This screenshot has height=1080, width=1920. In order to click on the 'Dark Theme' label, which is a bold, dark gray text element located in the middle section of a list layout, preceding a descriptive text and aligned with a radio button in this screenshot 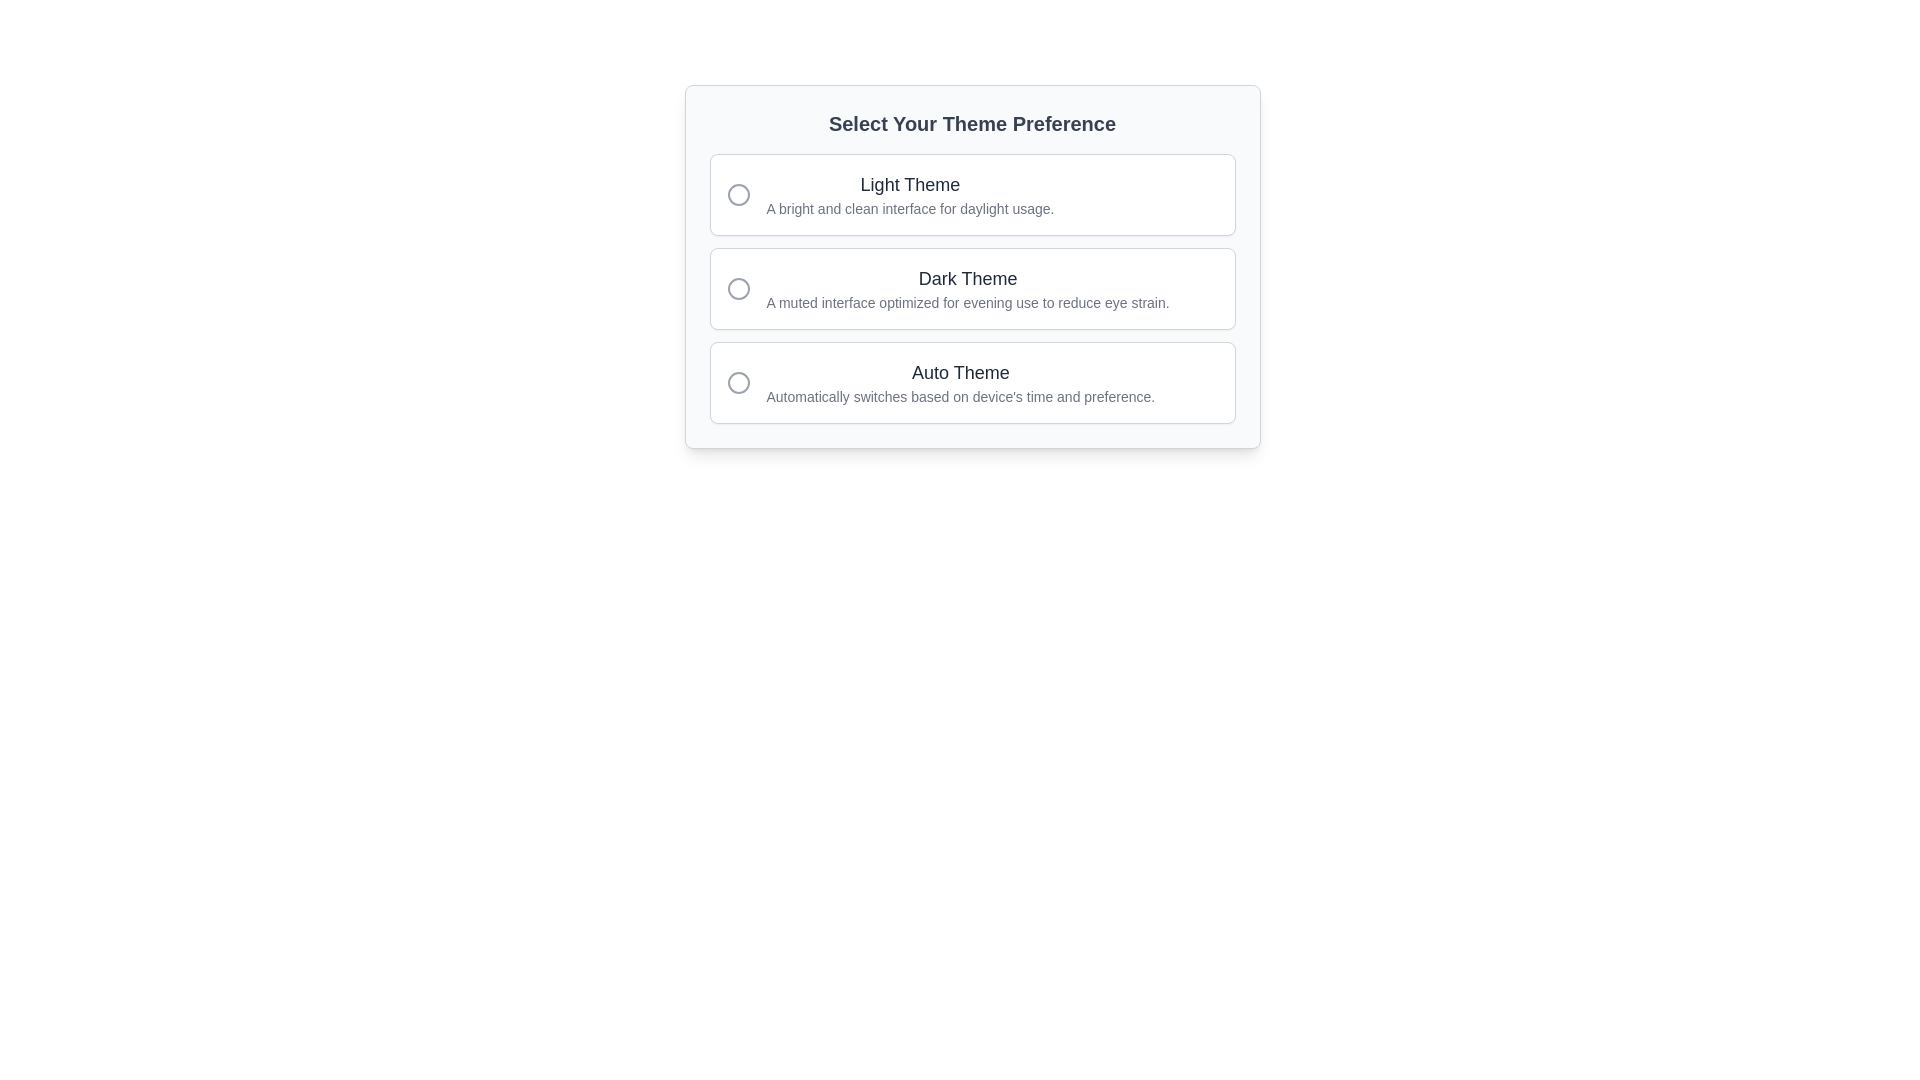, I will do `click(968, 278)`.